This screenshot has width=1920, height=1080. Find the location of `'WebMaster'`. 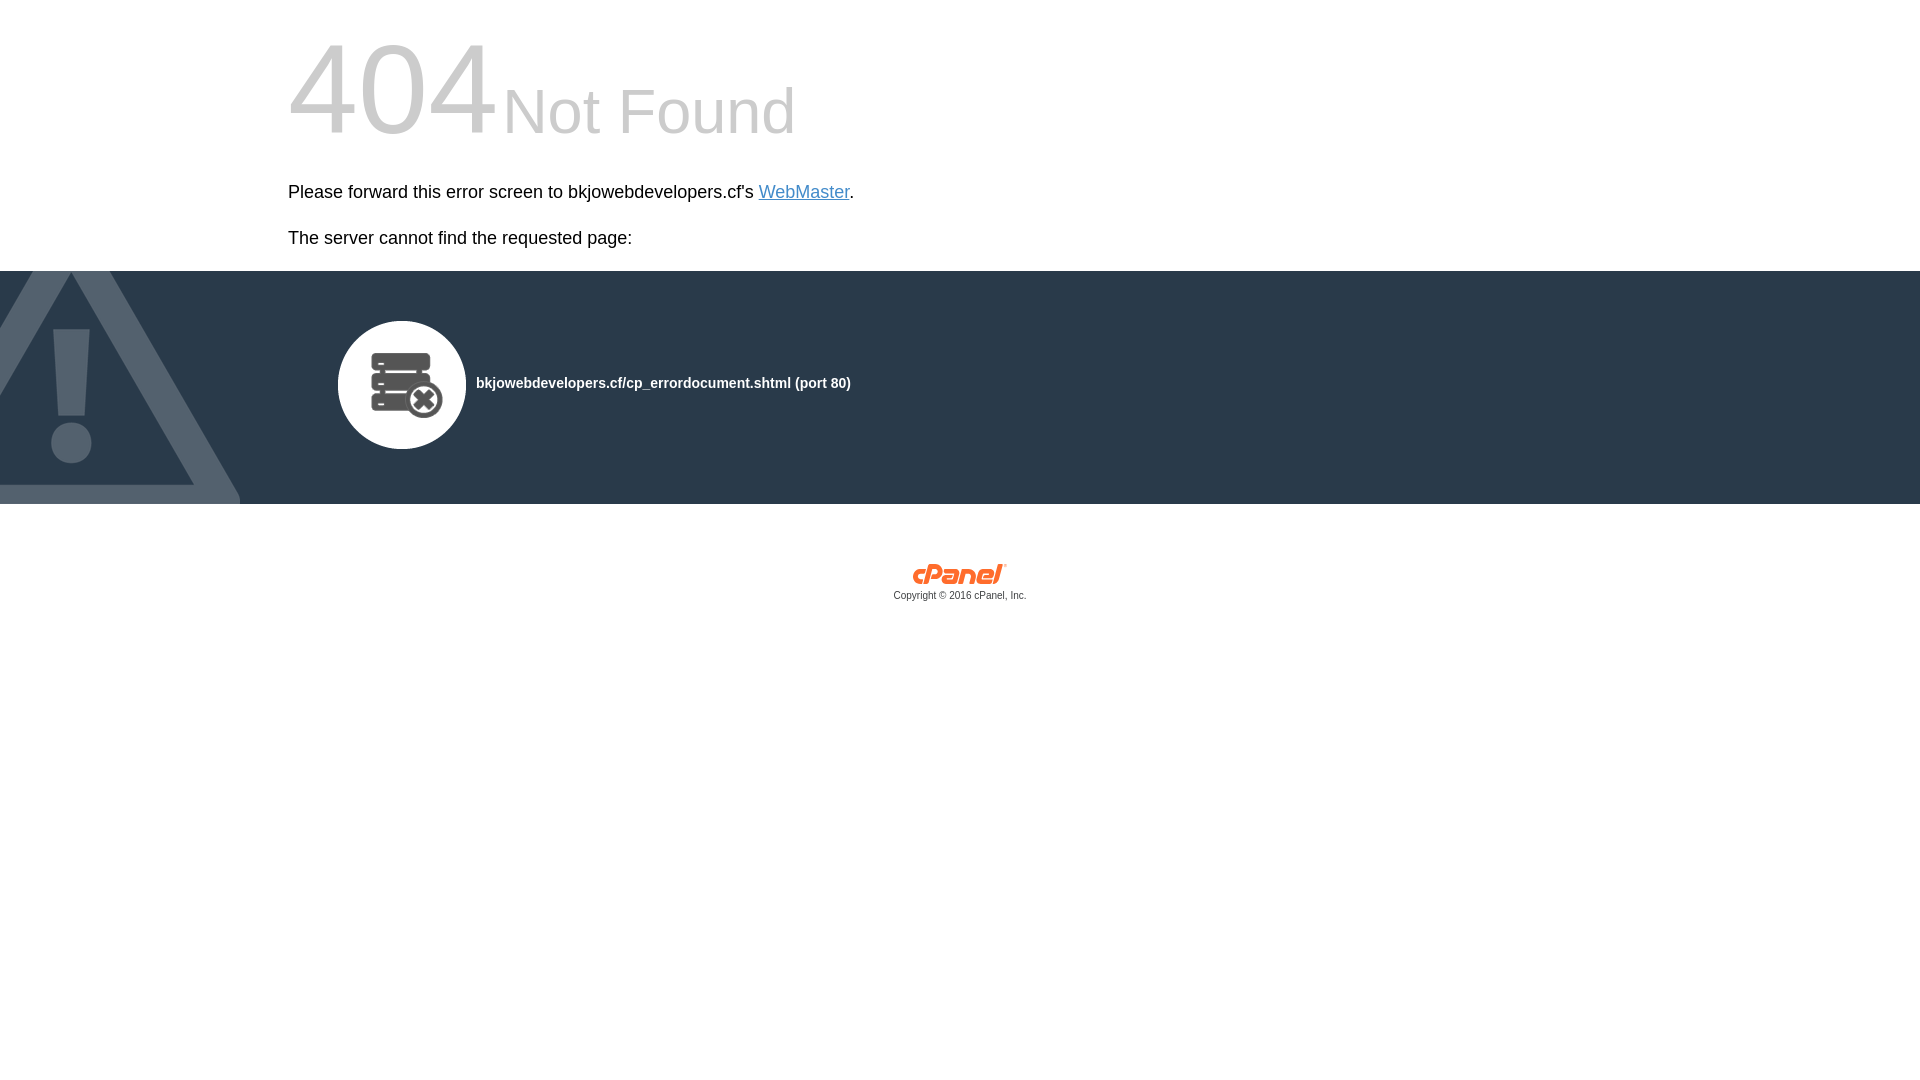

'WebMaster' is located at coordinates (757, 192).